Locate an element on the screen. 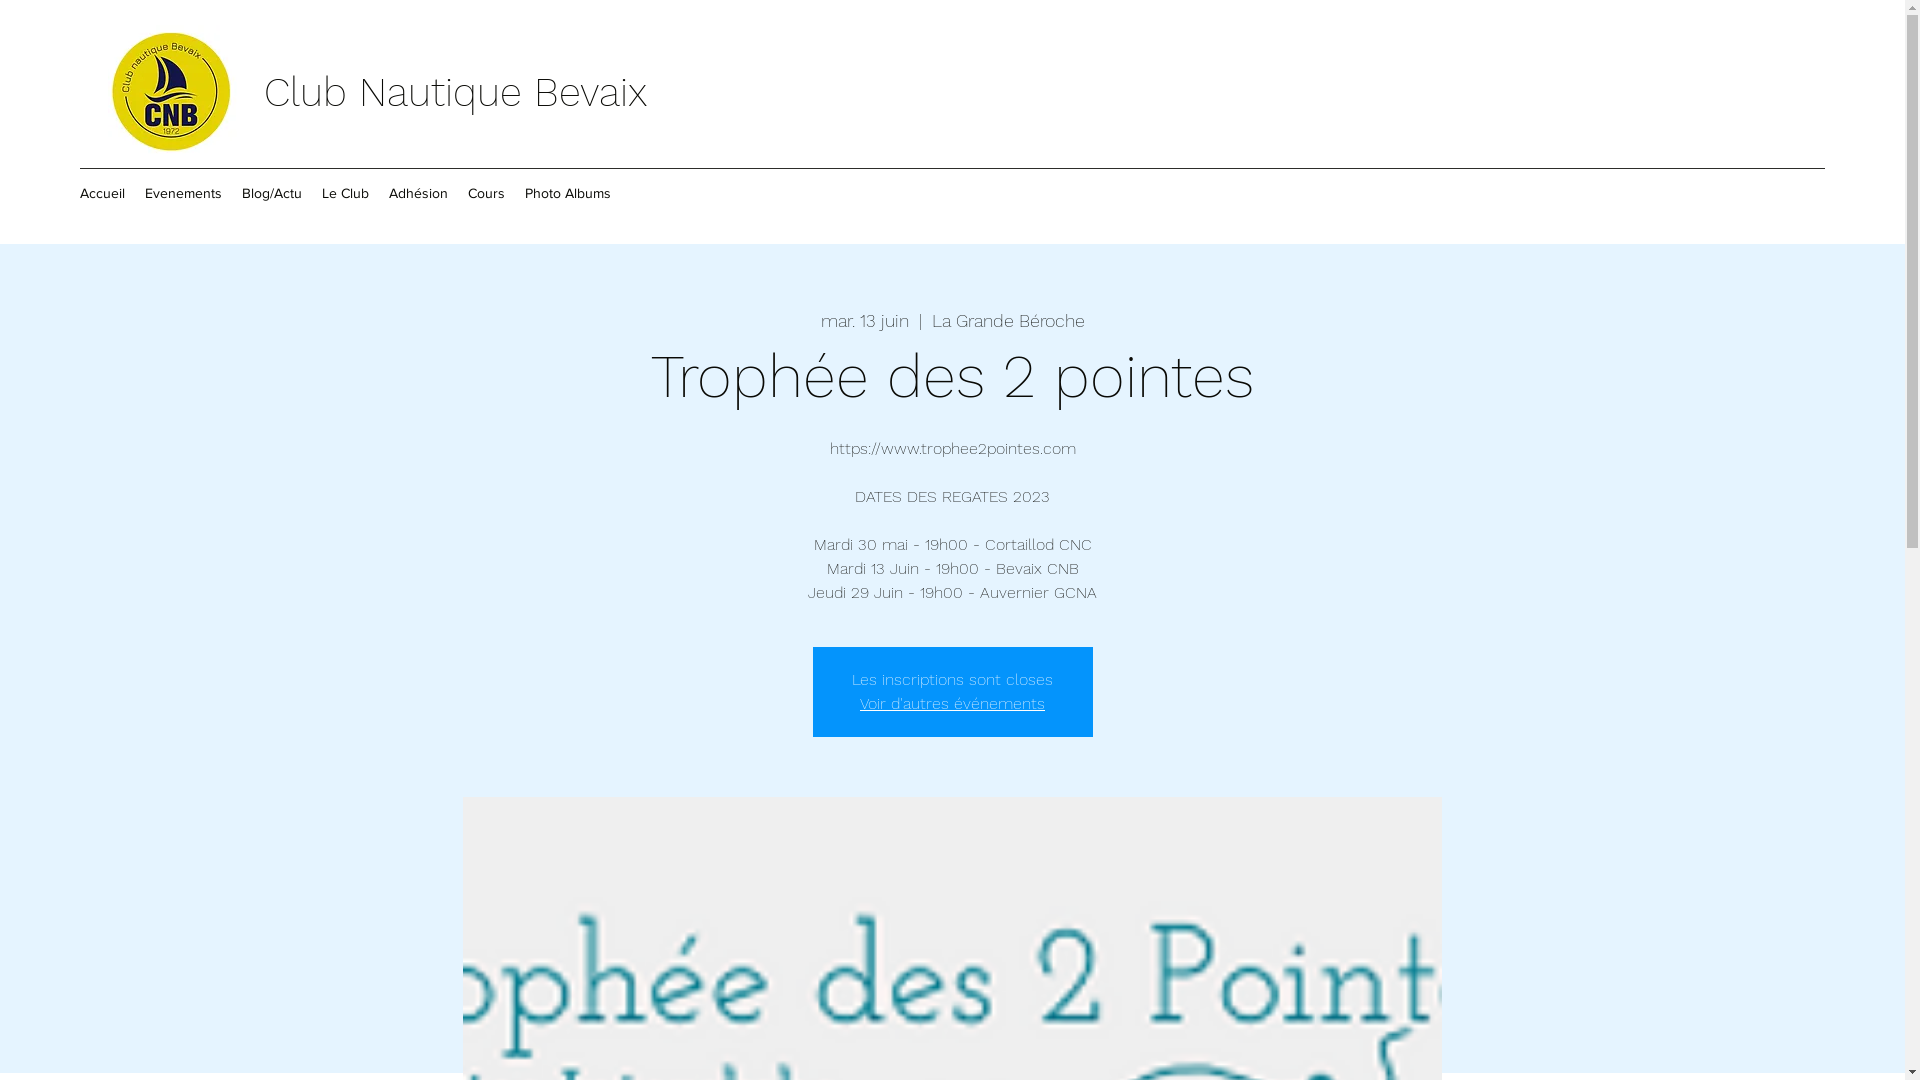 The width and height of the screenshot is (1920, 1080). 'Photo Albums' is located at coordinates (566, 192).